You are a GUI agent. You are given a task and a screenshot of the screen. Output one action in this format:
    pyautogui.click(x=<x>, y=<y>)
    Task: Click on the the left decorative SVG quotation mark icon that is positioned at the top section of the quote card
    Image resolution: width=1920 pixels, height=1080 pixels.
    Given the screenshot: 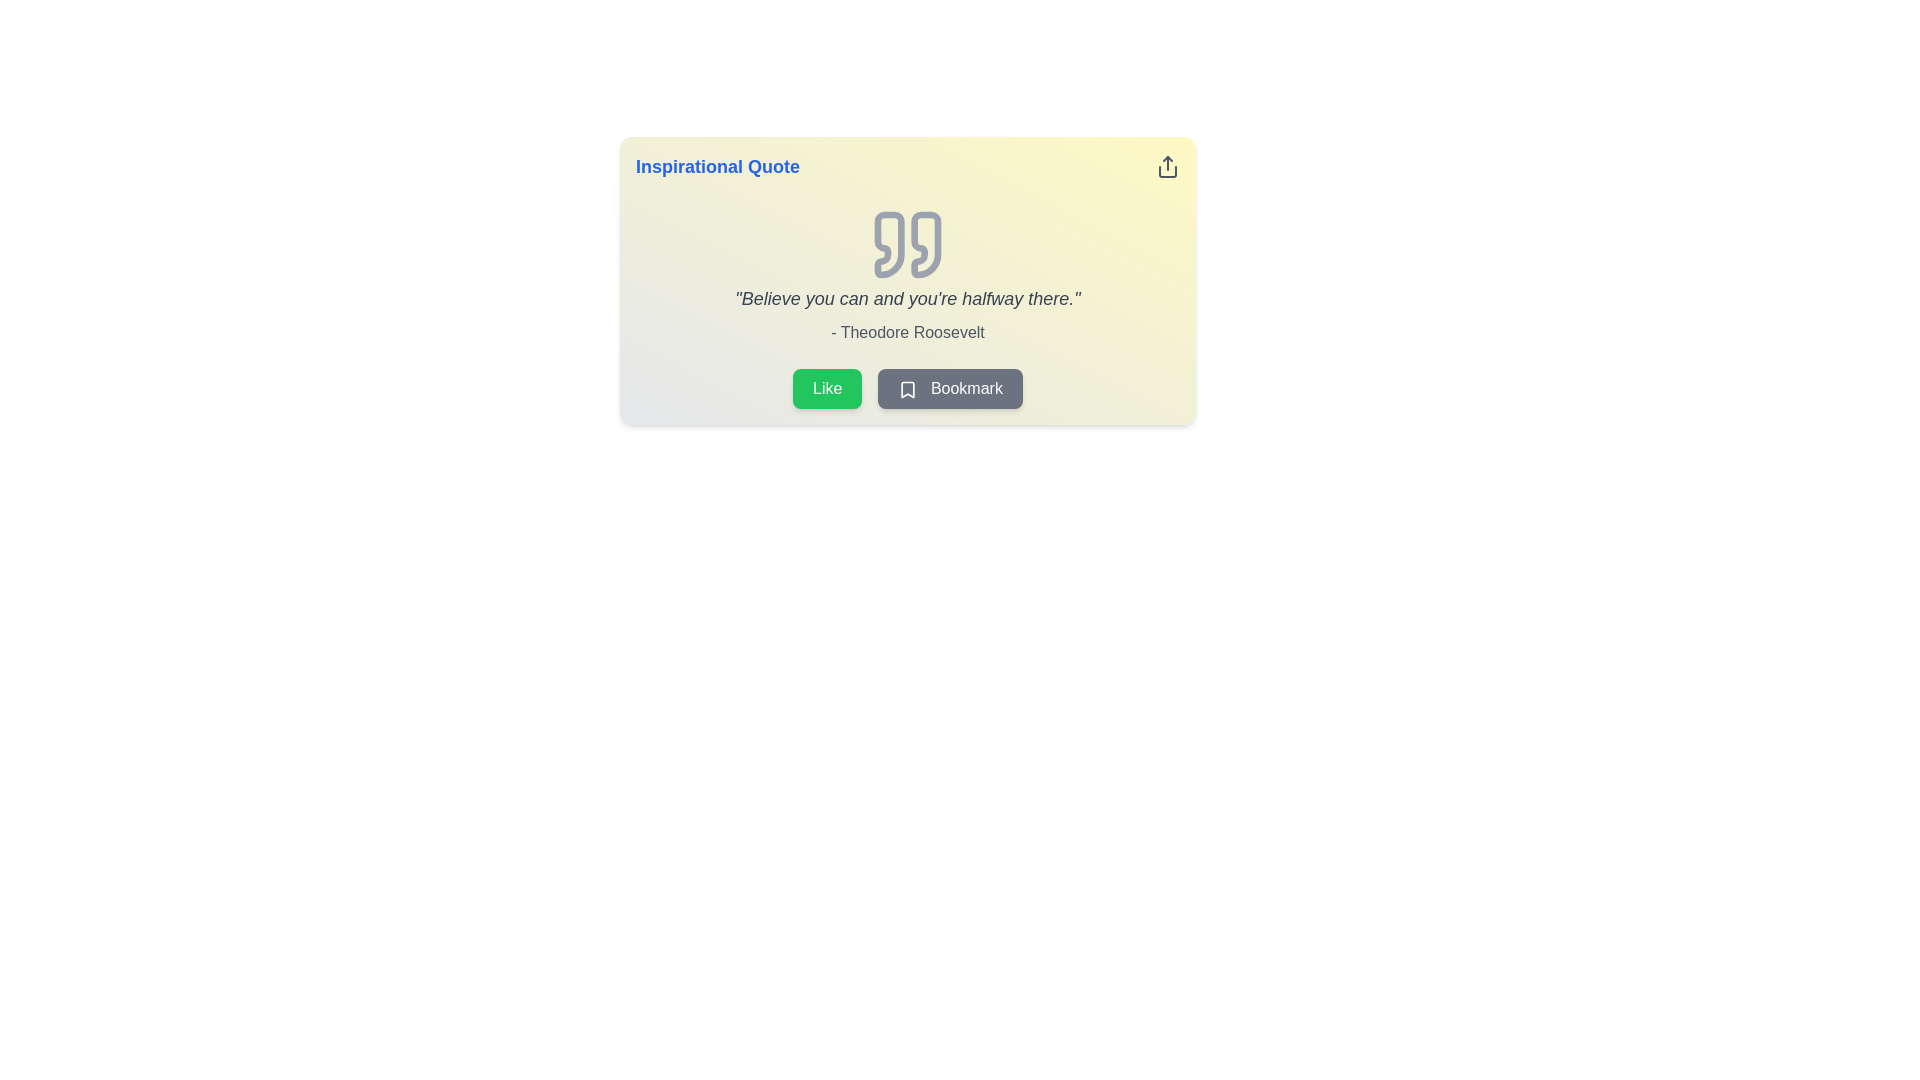 What is the action you would take?
    pyautogui.click(x=888, y=244)
    